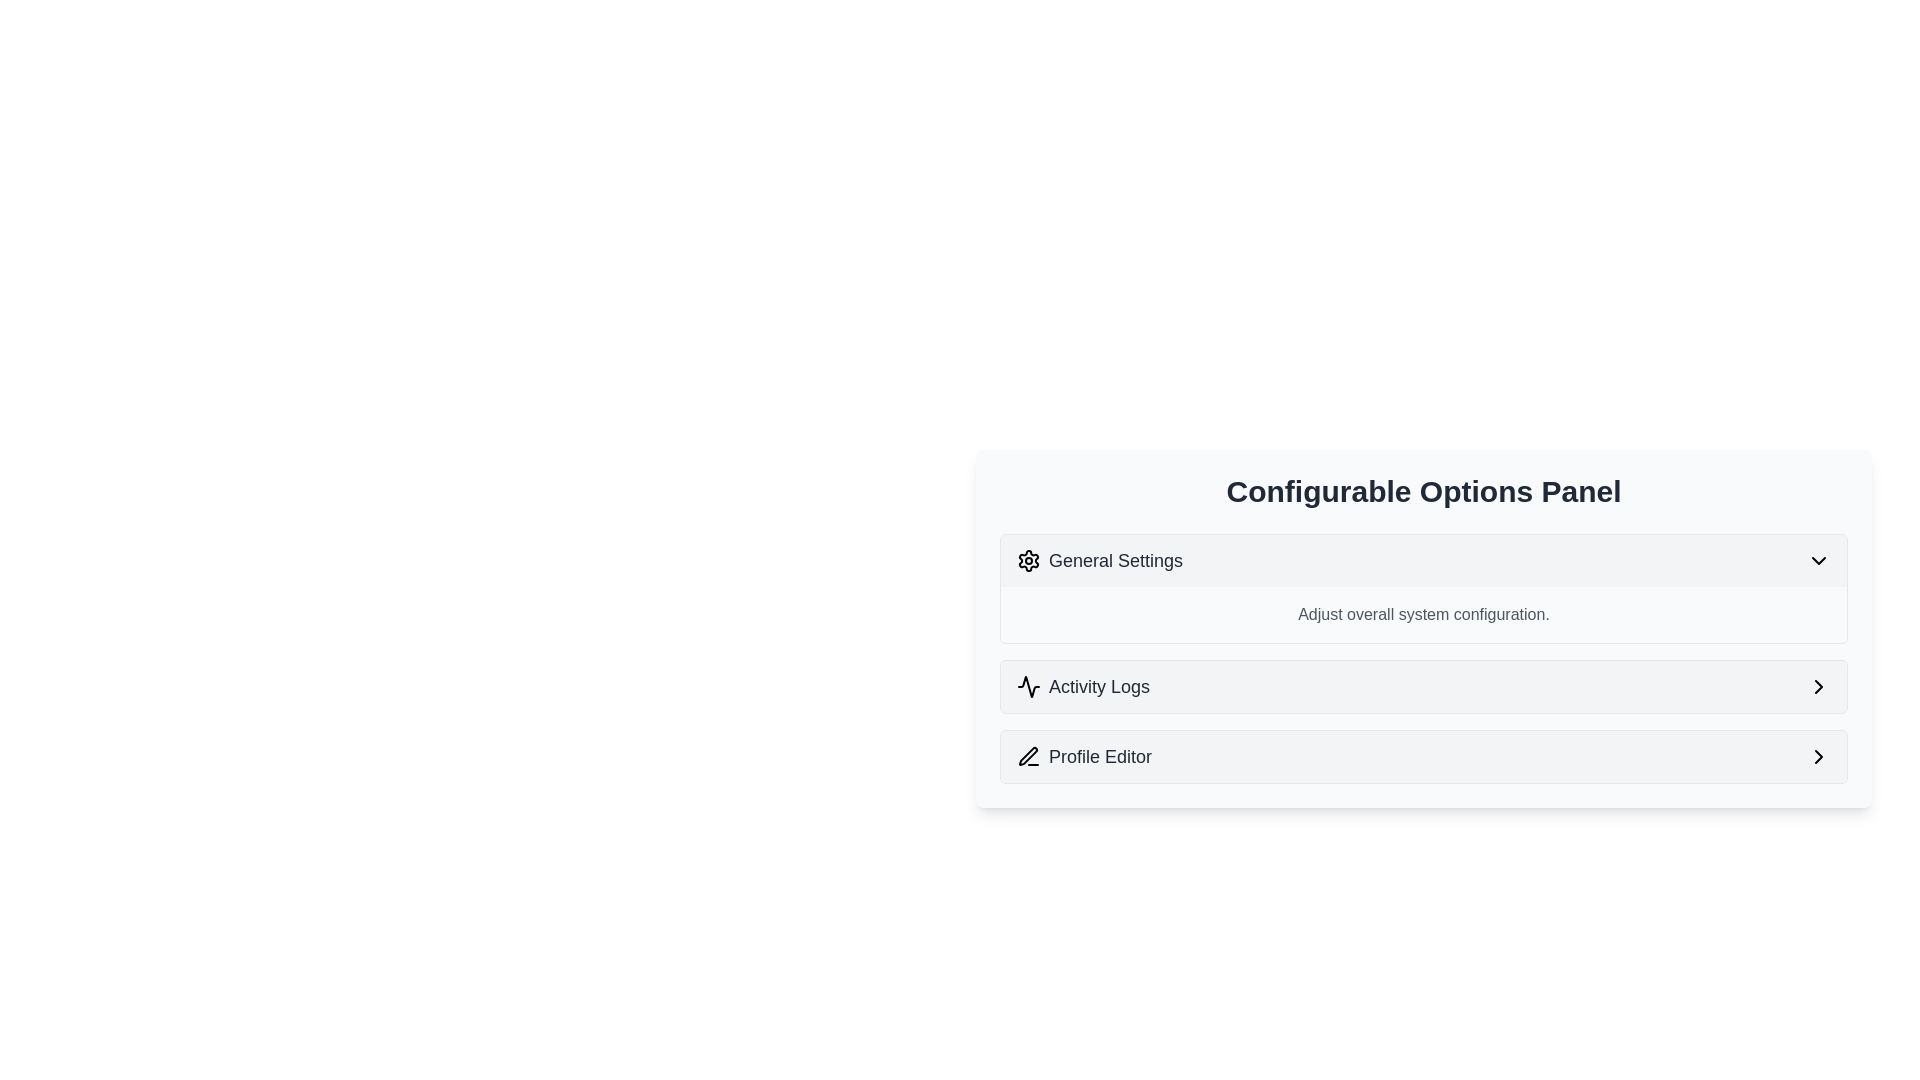 The width and height of the screenshot is (1920, 1080). What do you see at coordinates (1423, 492) in the screenshot?
I see `the header element displaying 'Configurable Options Panel'` at bounding box center [1423, 492].